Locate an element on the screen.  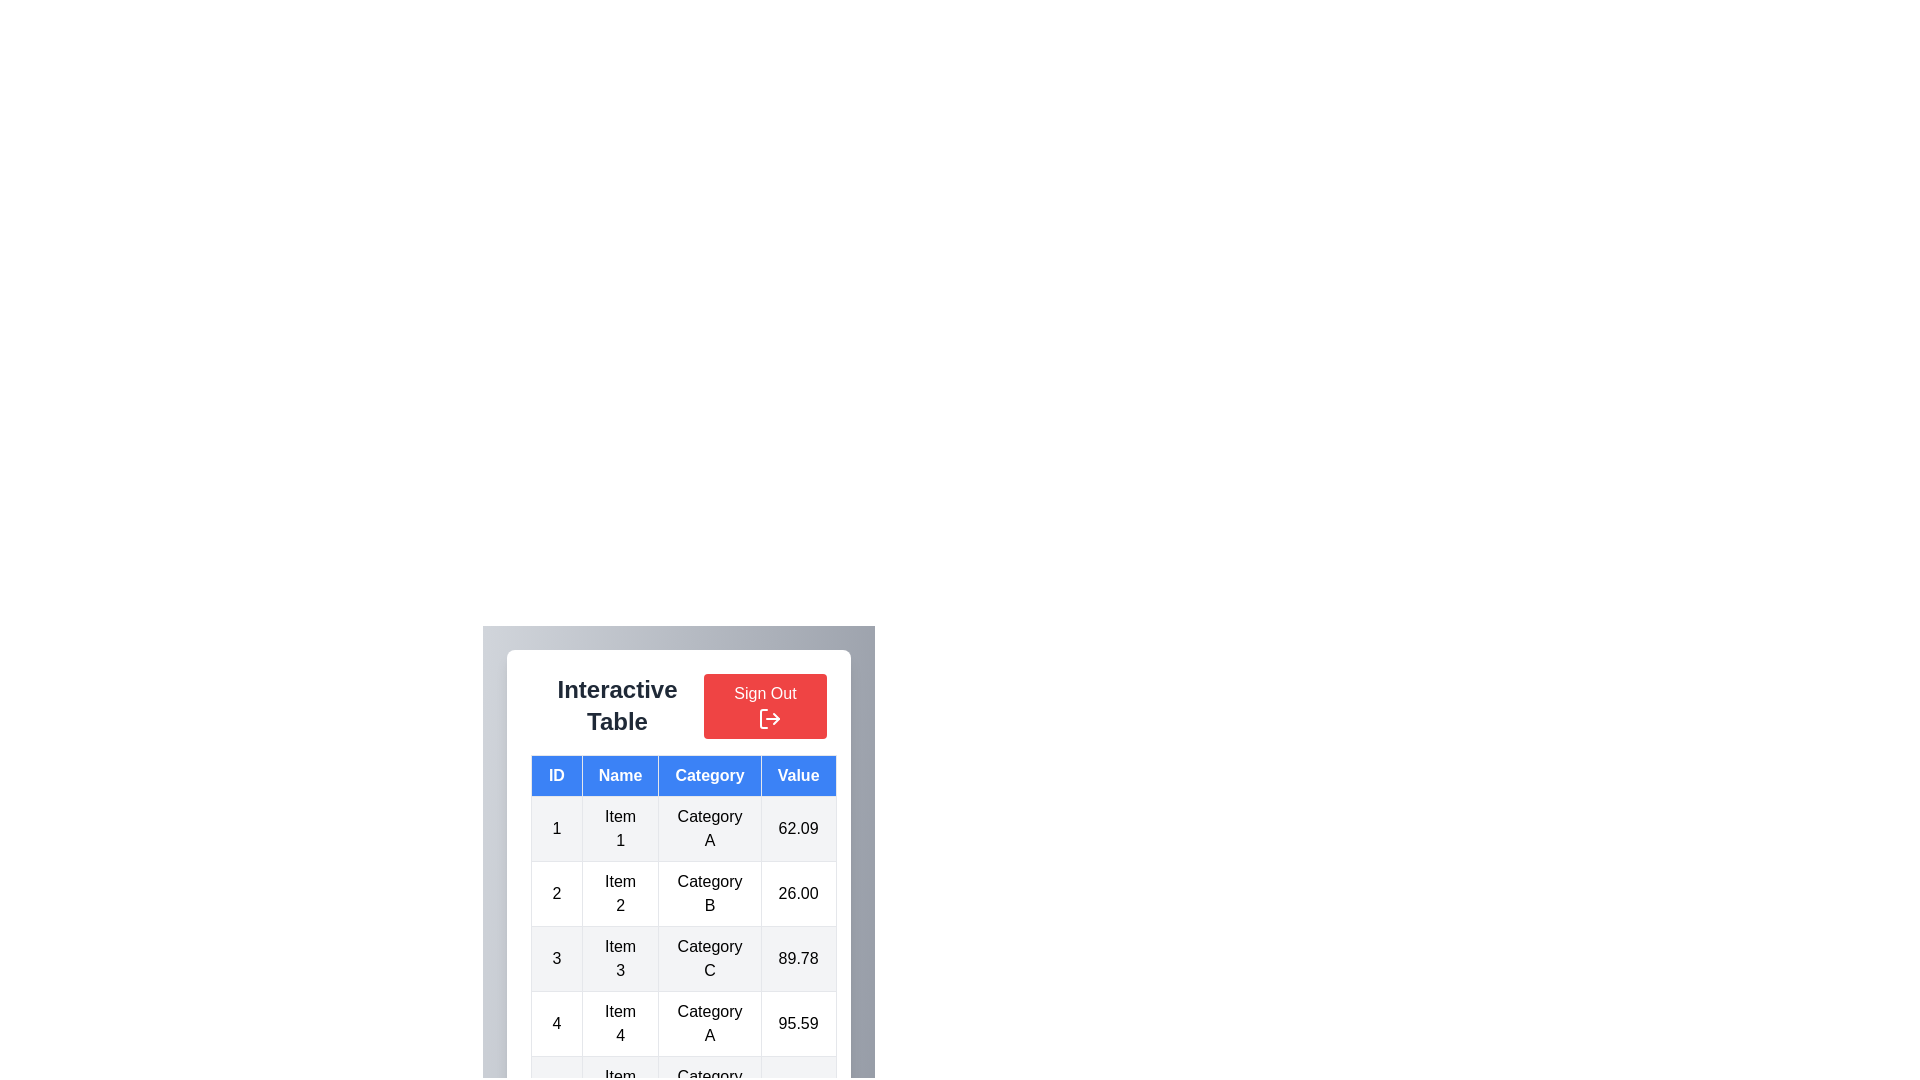
the ID to sort the table by that column is located at coordinates (556, 774).